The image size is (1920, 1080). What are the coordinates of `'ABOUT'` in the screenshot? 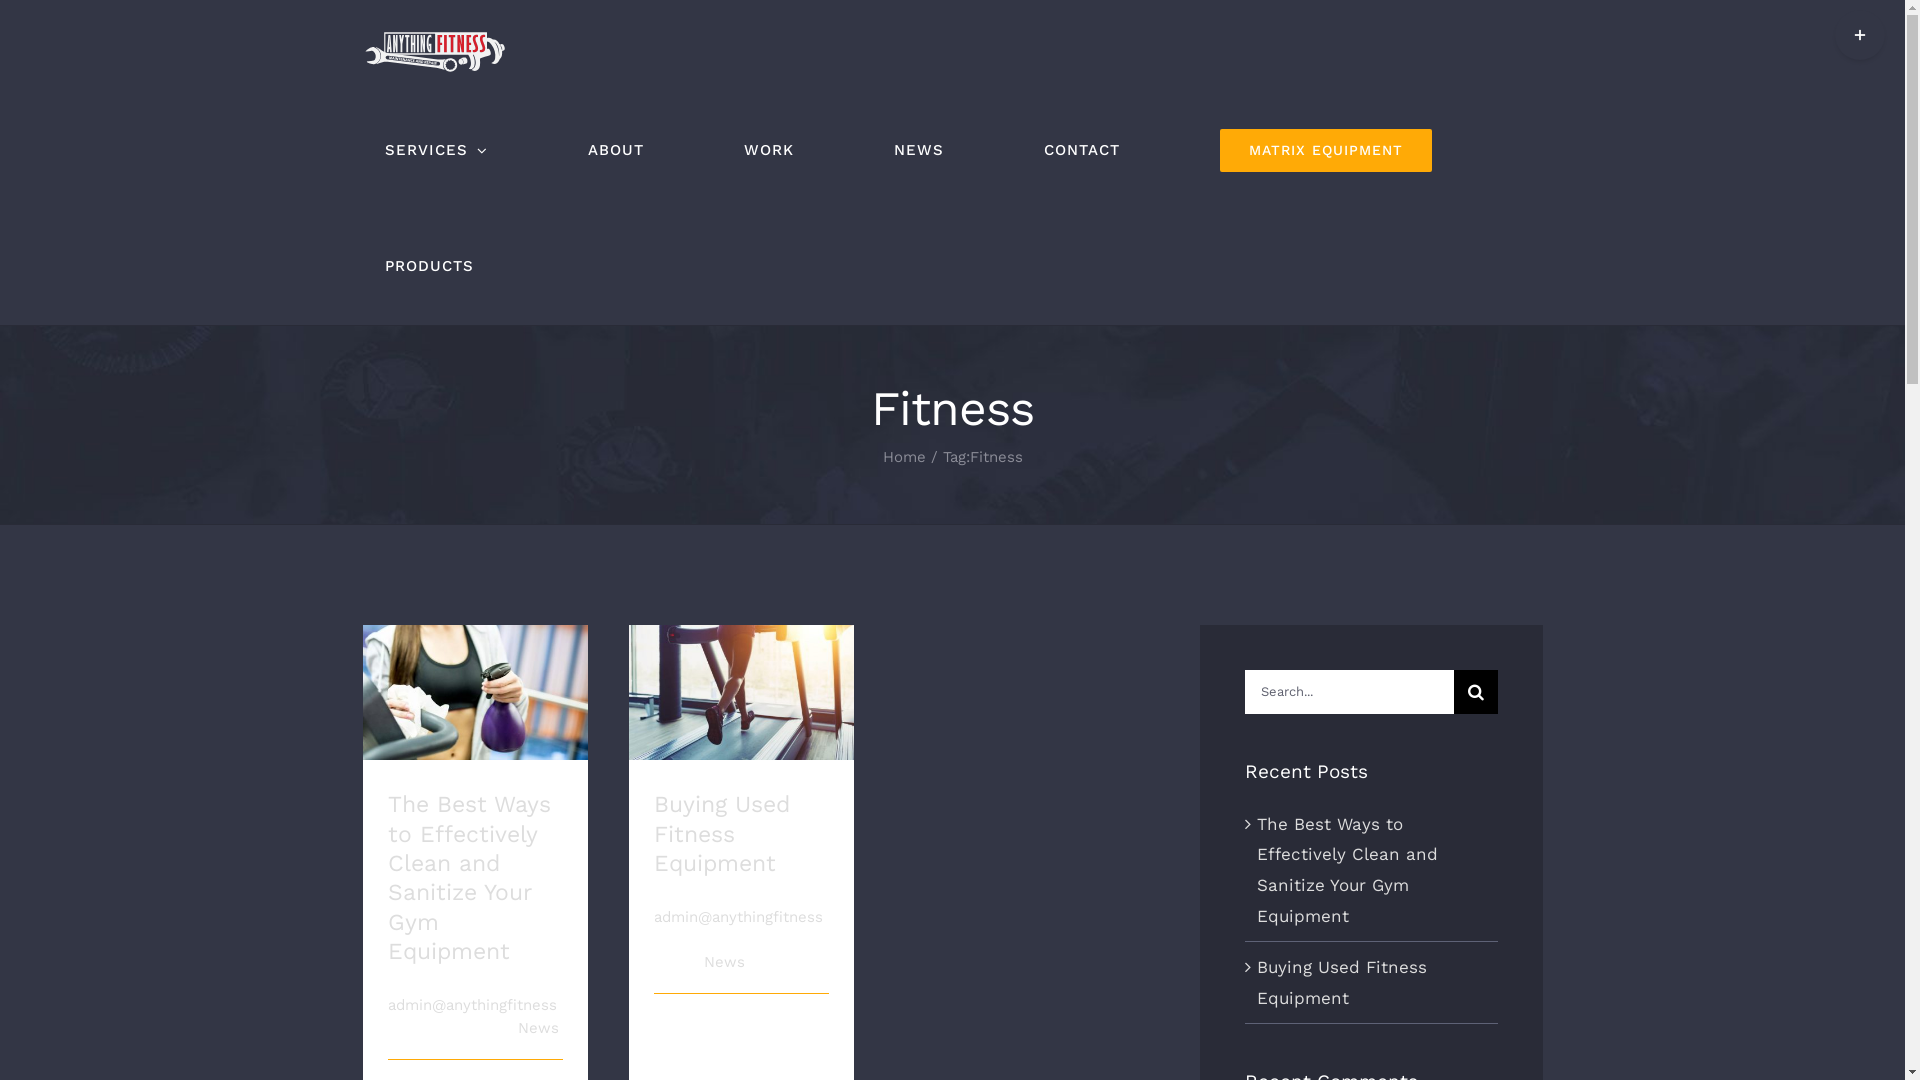 It's located at (614, 149).